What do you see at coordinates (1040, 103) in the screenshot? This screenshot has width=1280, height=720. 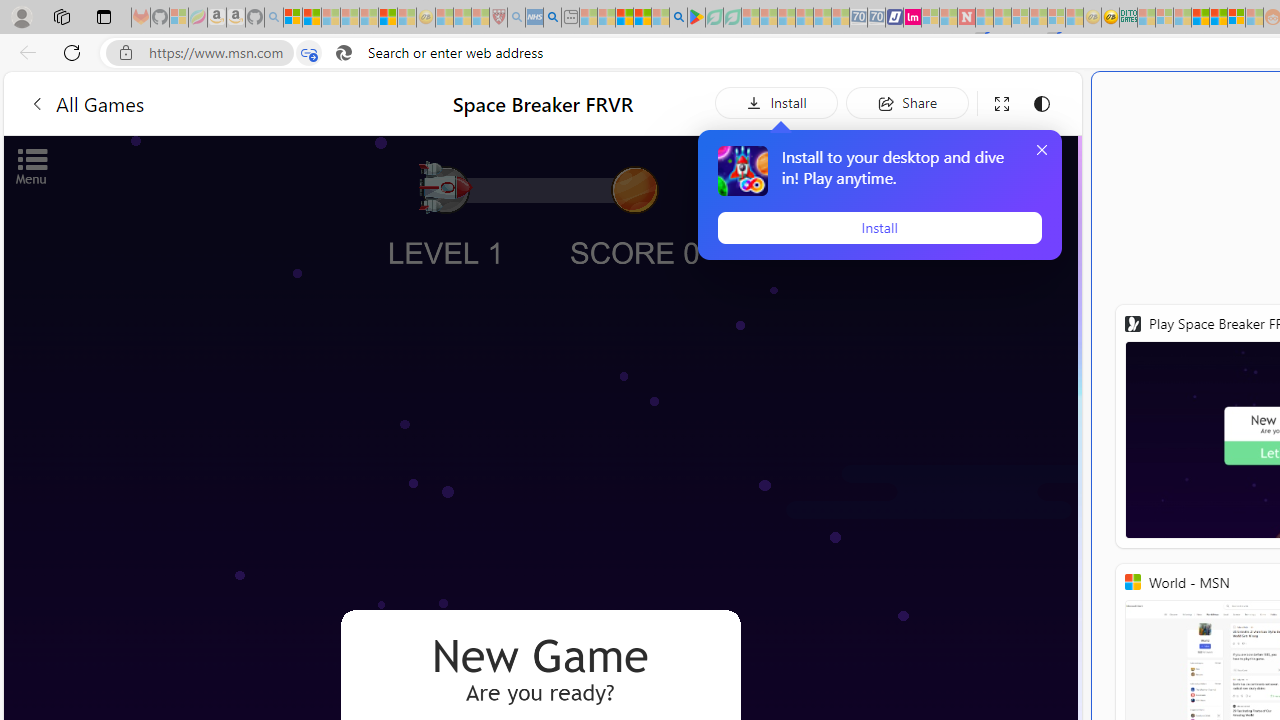 I see `'Change to dark mode'` at bounding box center [1040, 103].